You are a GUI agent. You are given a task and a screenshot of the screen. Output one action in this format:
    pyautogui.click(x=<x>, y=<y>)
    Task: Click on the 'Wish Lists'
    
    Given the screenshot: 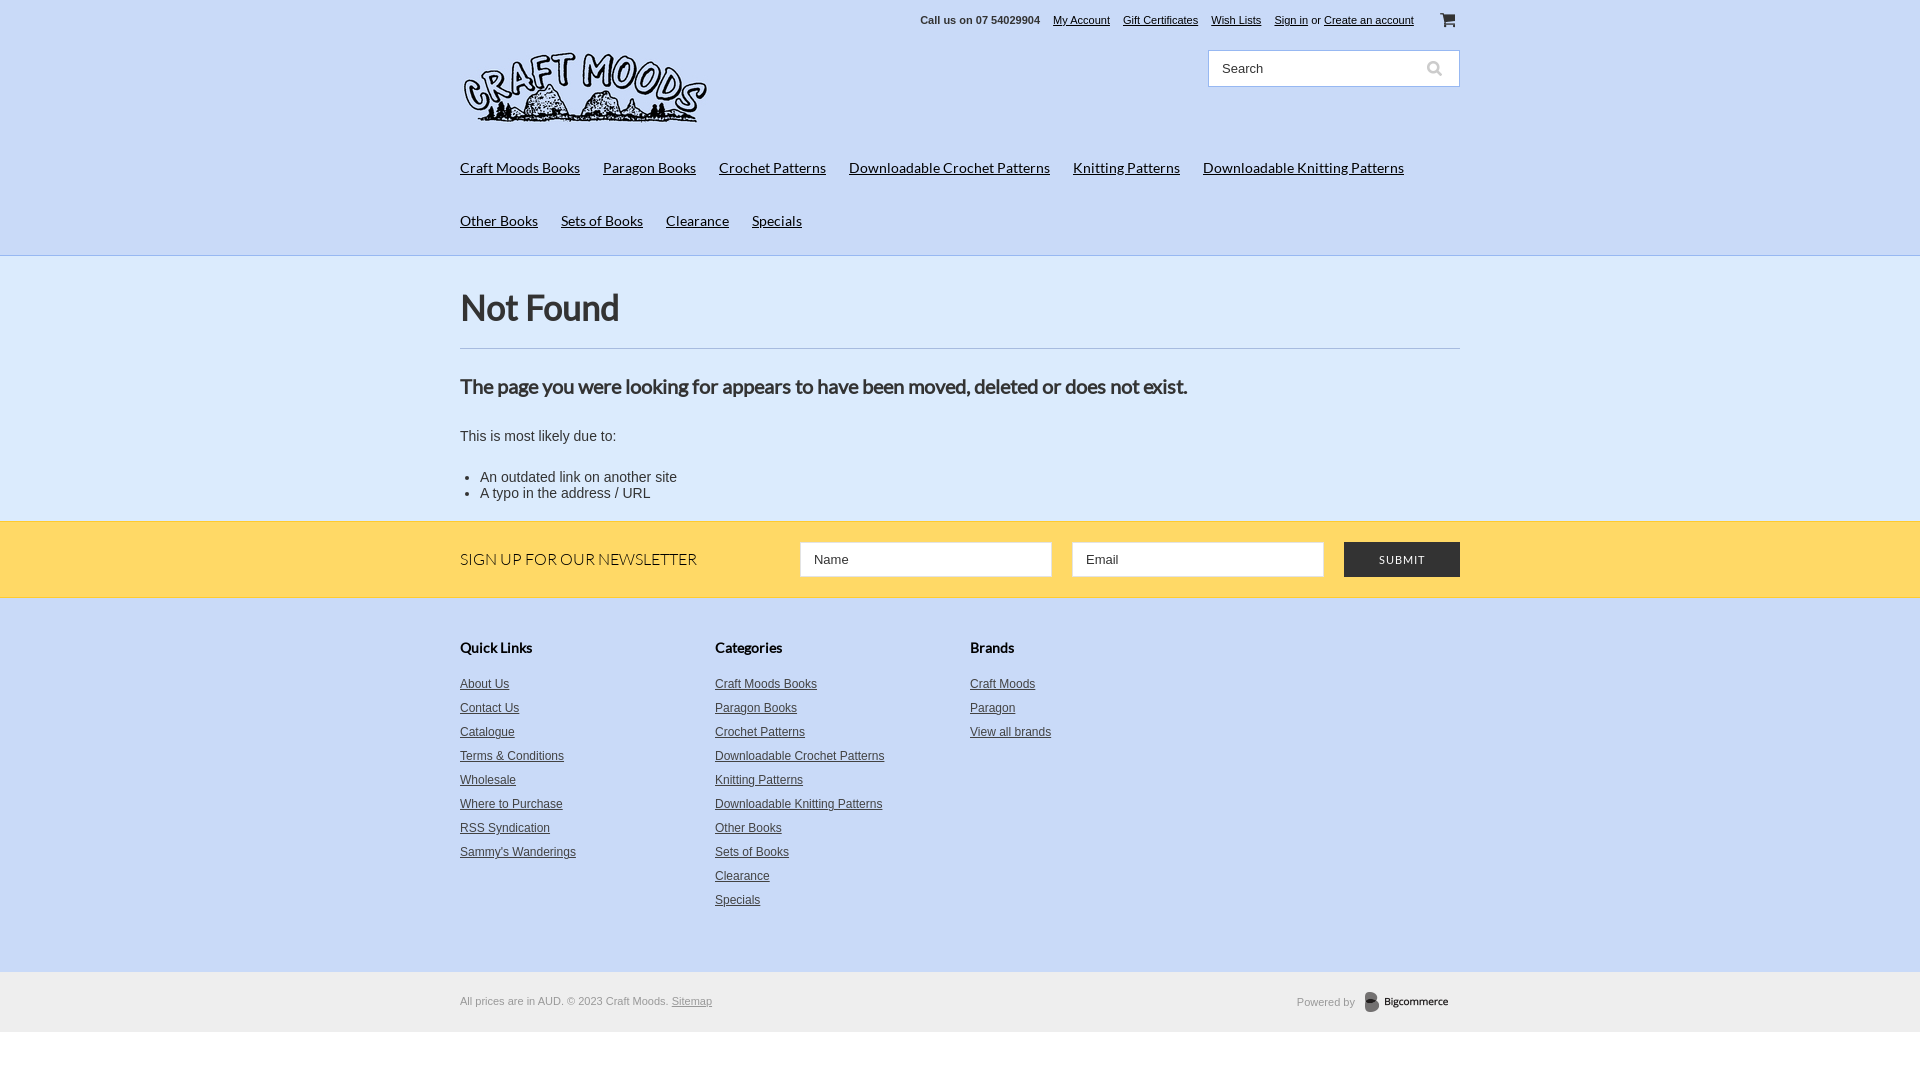 What is the action you would take?
    pyautogui.click(x=1235, y=19)
    